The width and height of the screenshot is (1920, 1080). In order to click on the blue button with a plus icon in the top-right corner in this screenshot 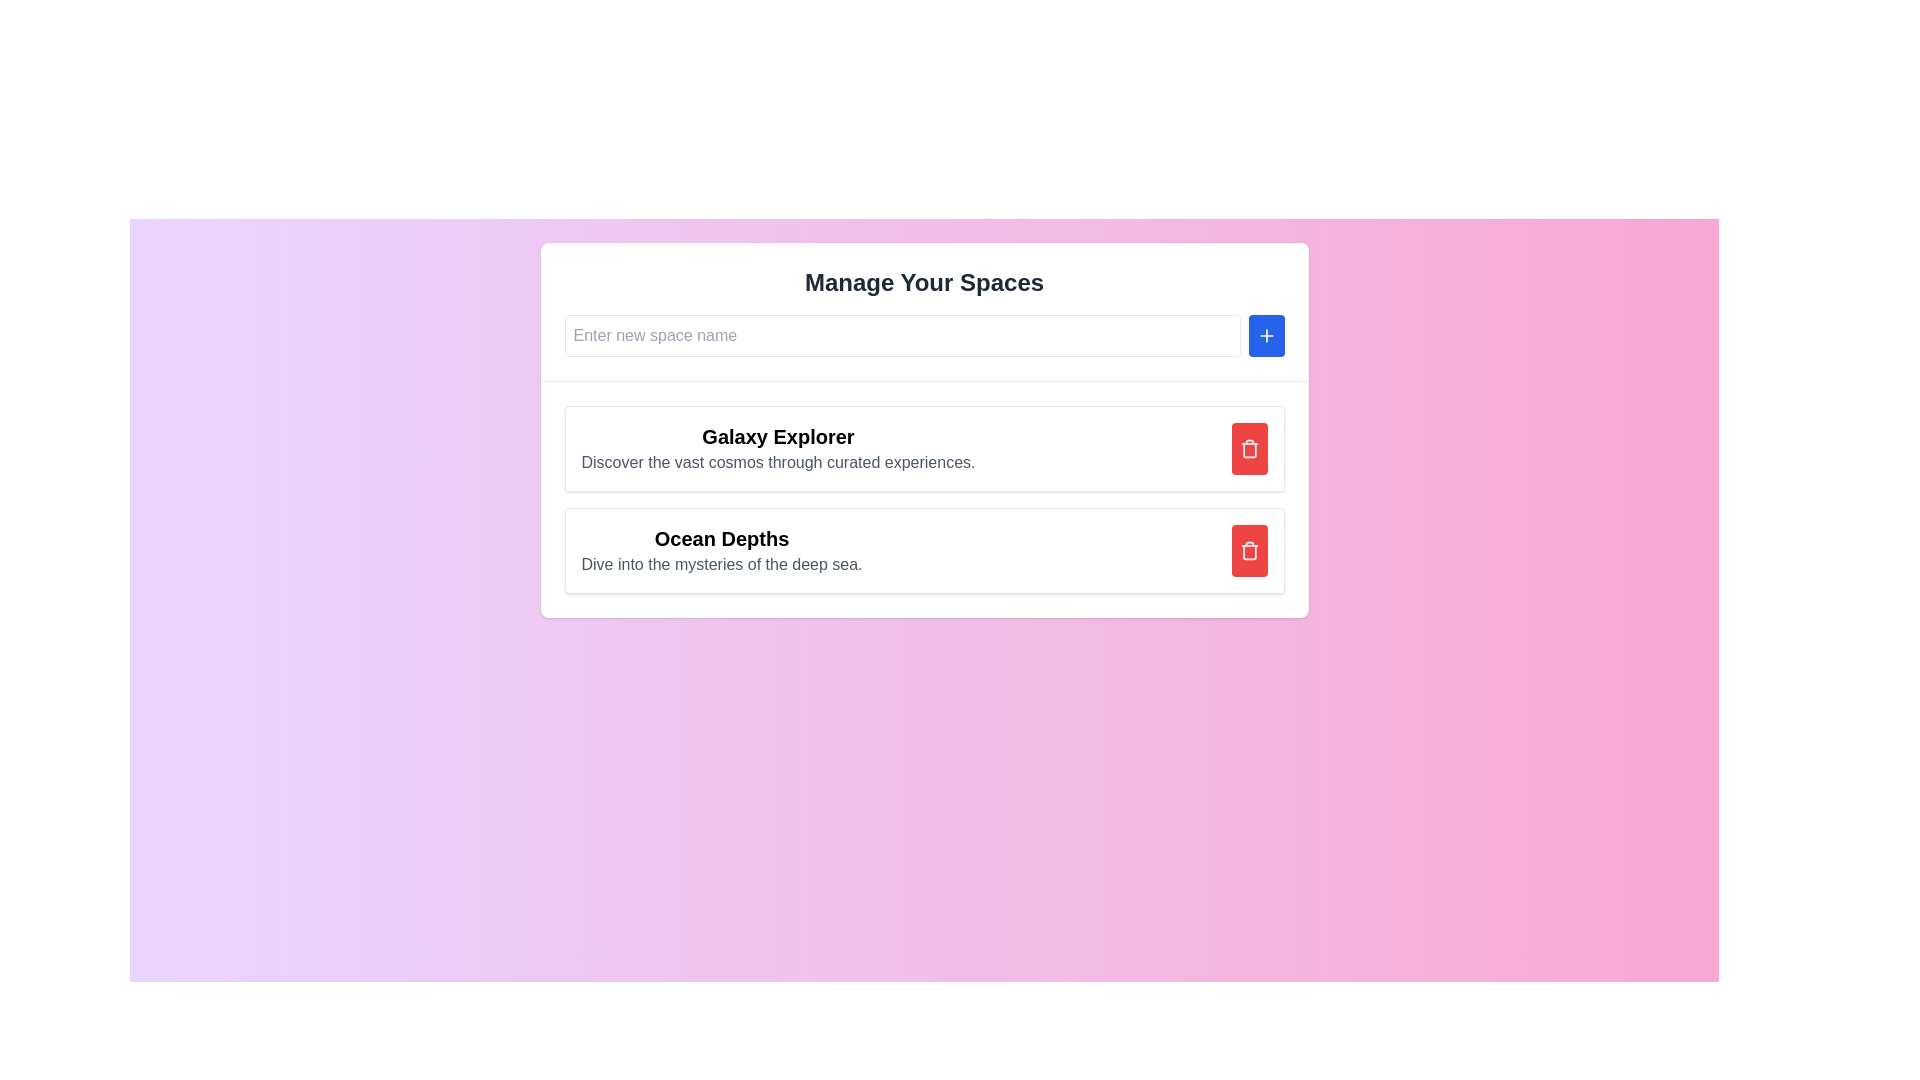, I will do `click(1265, 334)`.